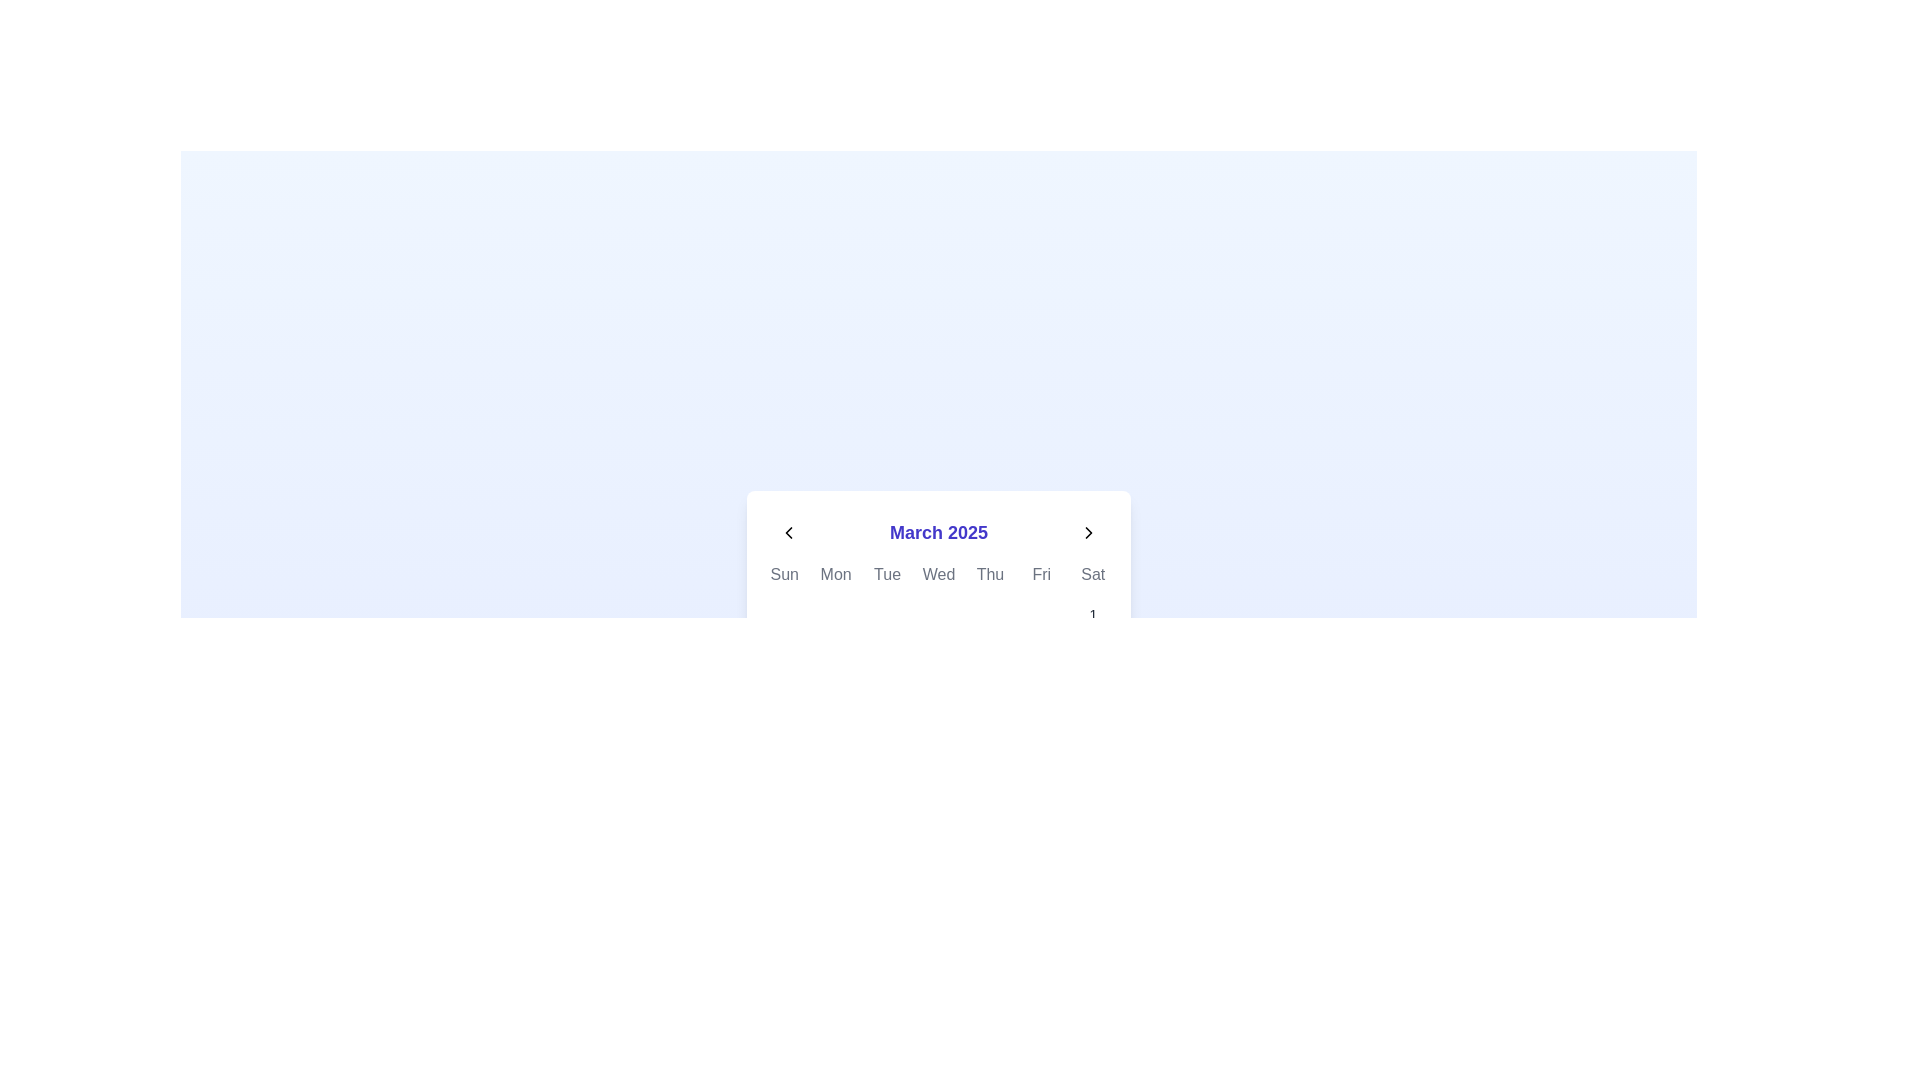  Describe the element at coordinates (990, 613) in the screenshot. I see `the button UI component located` at that location.